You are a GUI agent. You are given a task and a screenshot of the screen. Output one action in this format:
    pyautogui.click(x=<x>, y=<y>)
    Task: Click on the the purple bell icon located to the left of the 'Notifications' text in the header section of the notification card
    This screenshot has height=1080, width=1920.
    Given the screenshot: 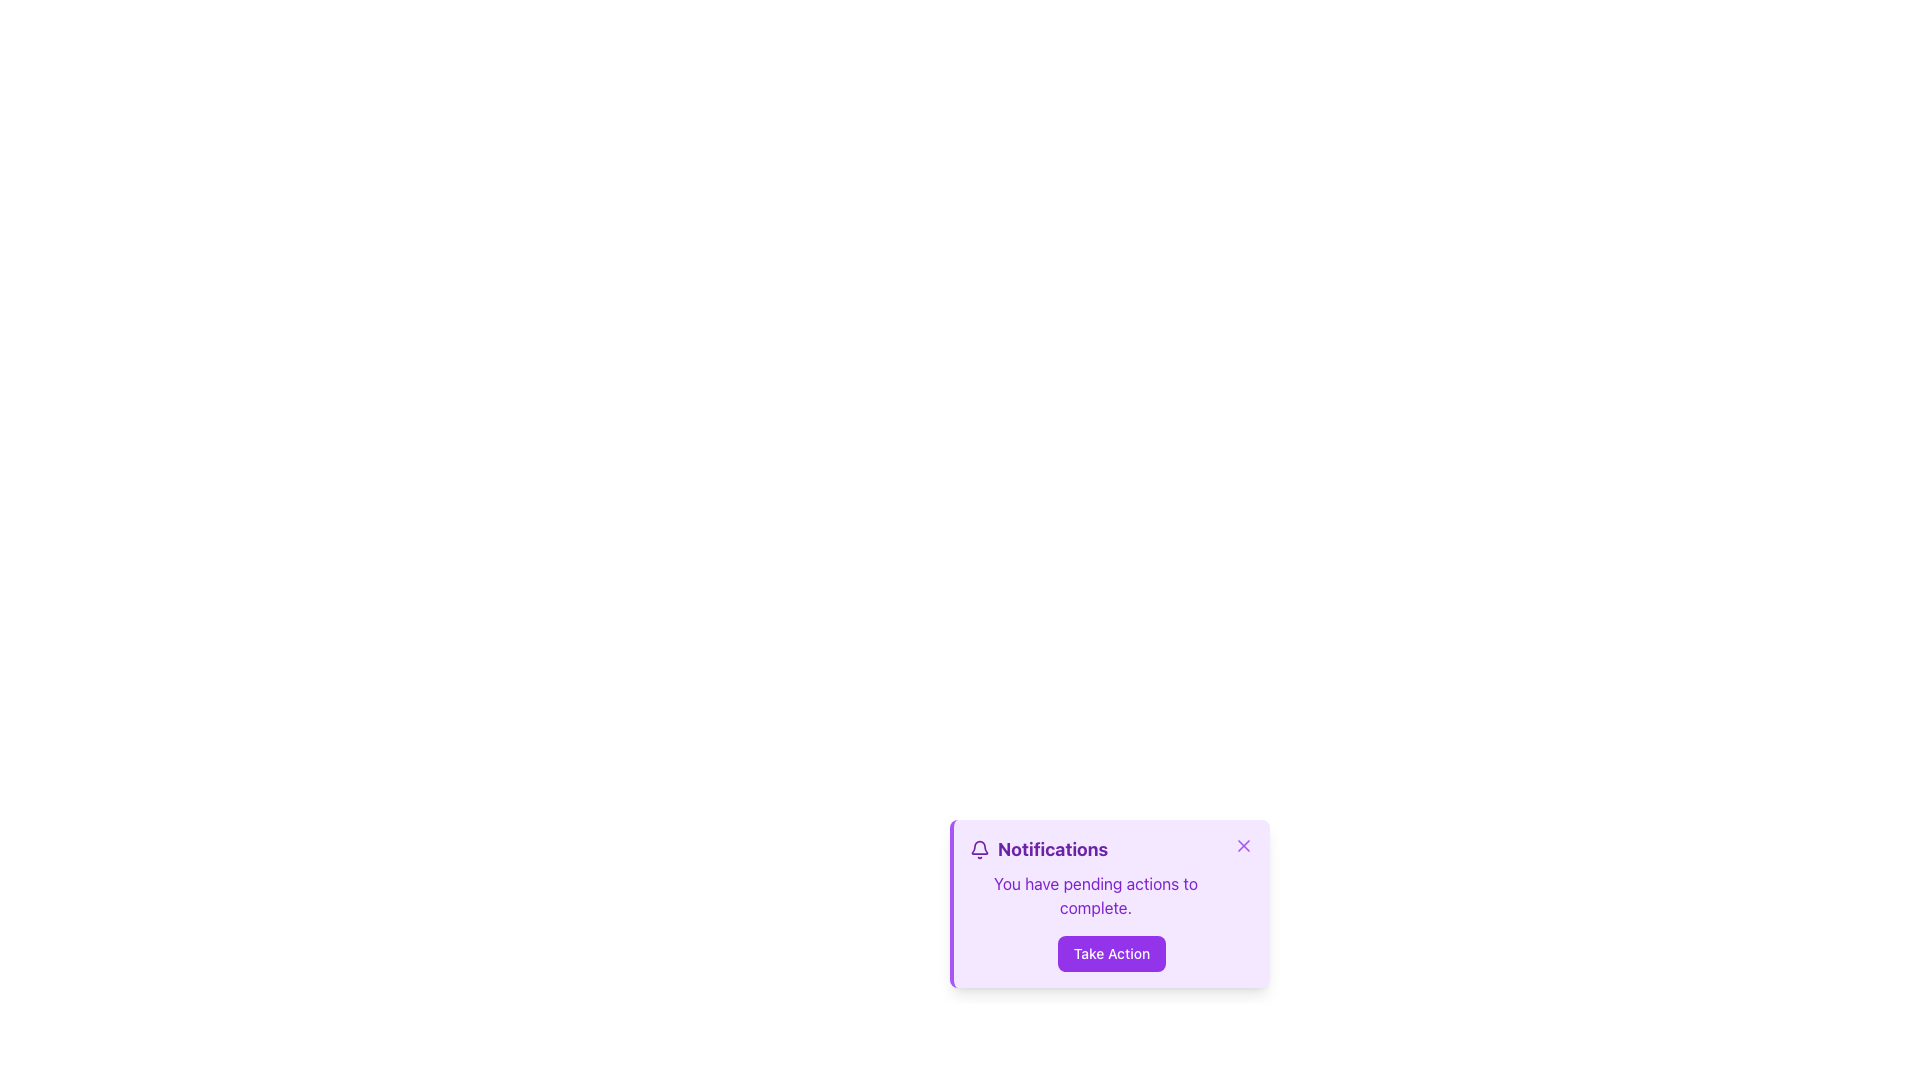 What is the action you would take?
    pyautogui.click(x=979, y=849)
    